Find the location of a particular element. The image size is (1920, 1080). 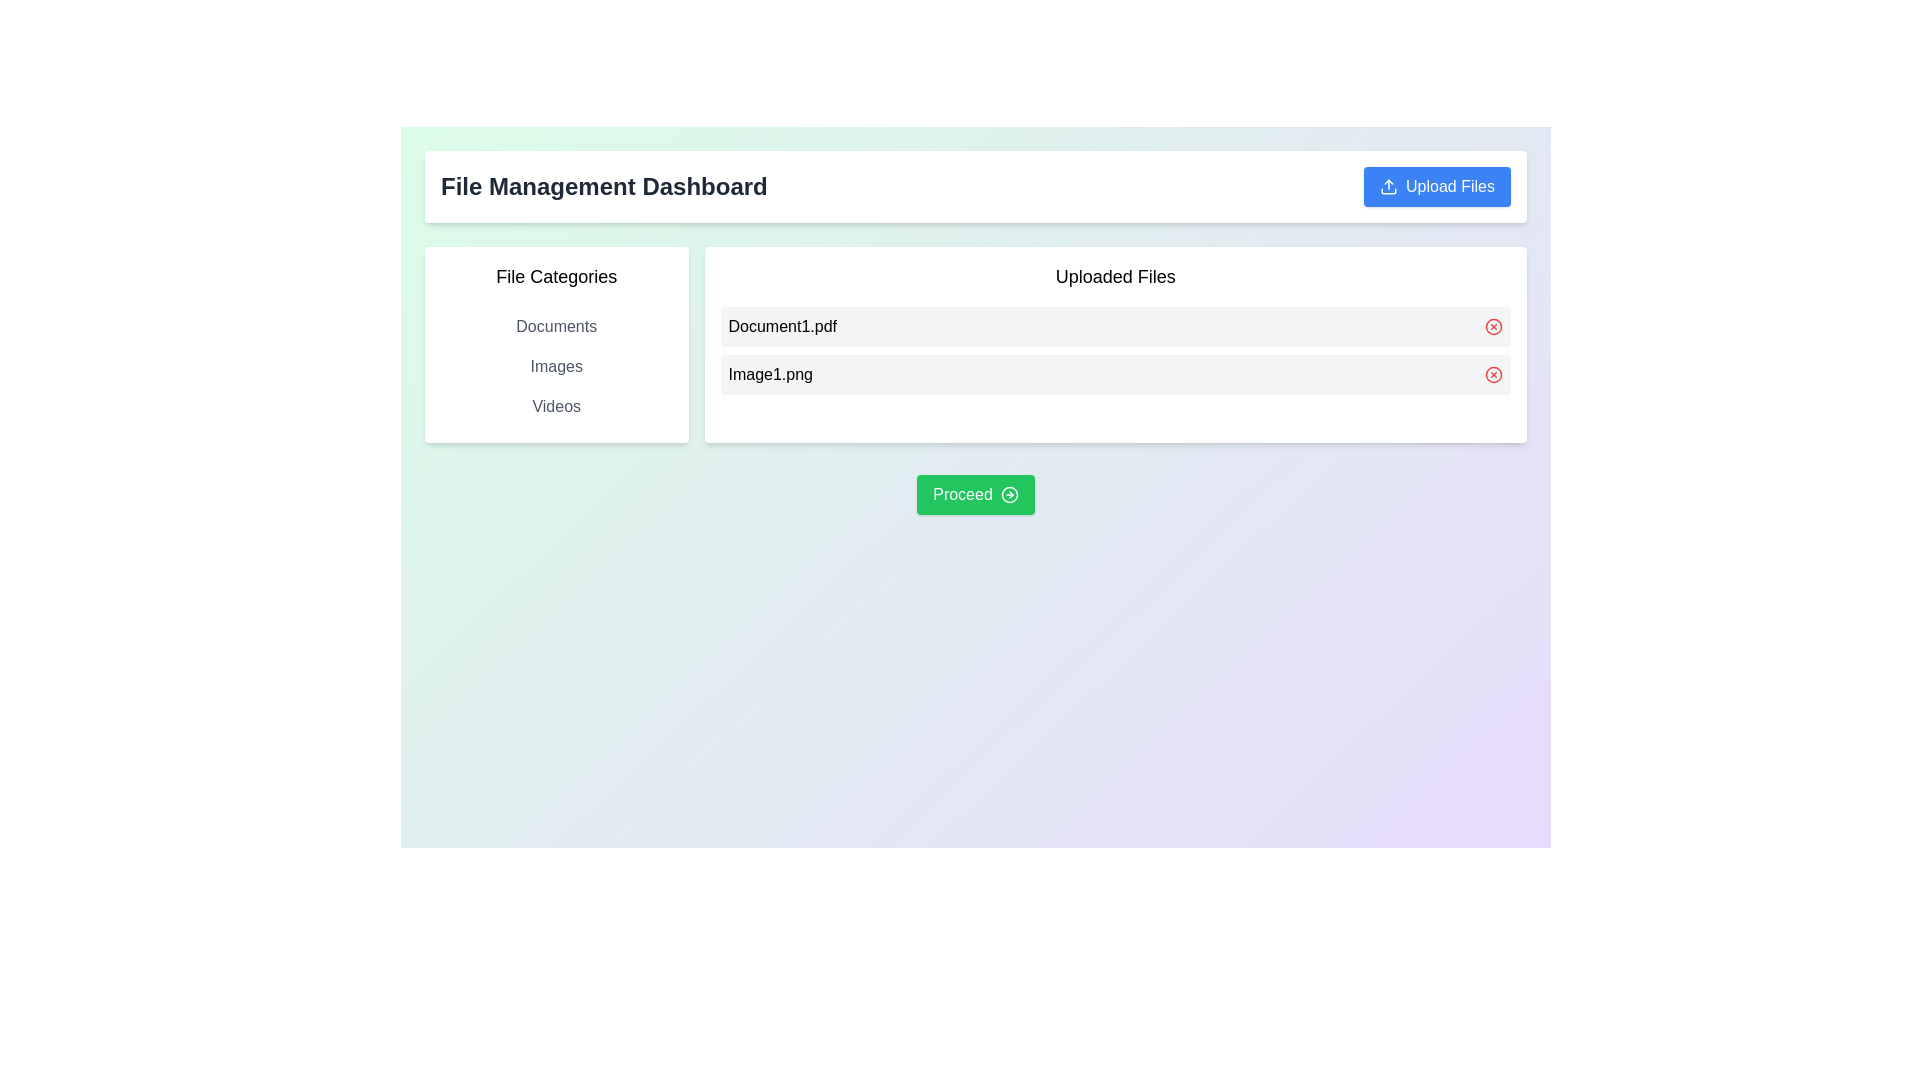

the Circular arrow icon located to the right of the 'Proceed' text is located at coordinates (1009, 494).